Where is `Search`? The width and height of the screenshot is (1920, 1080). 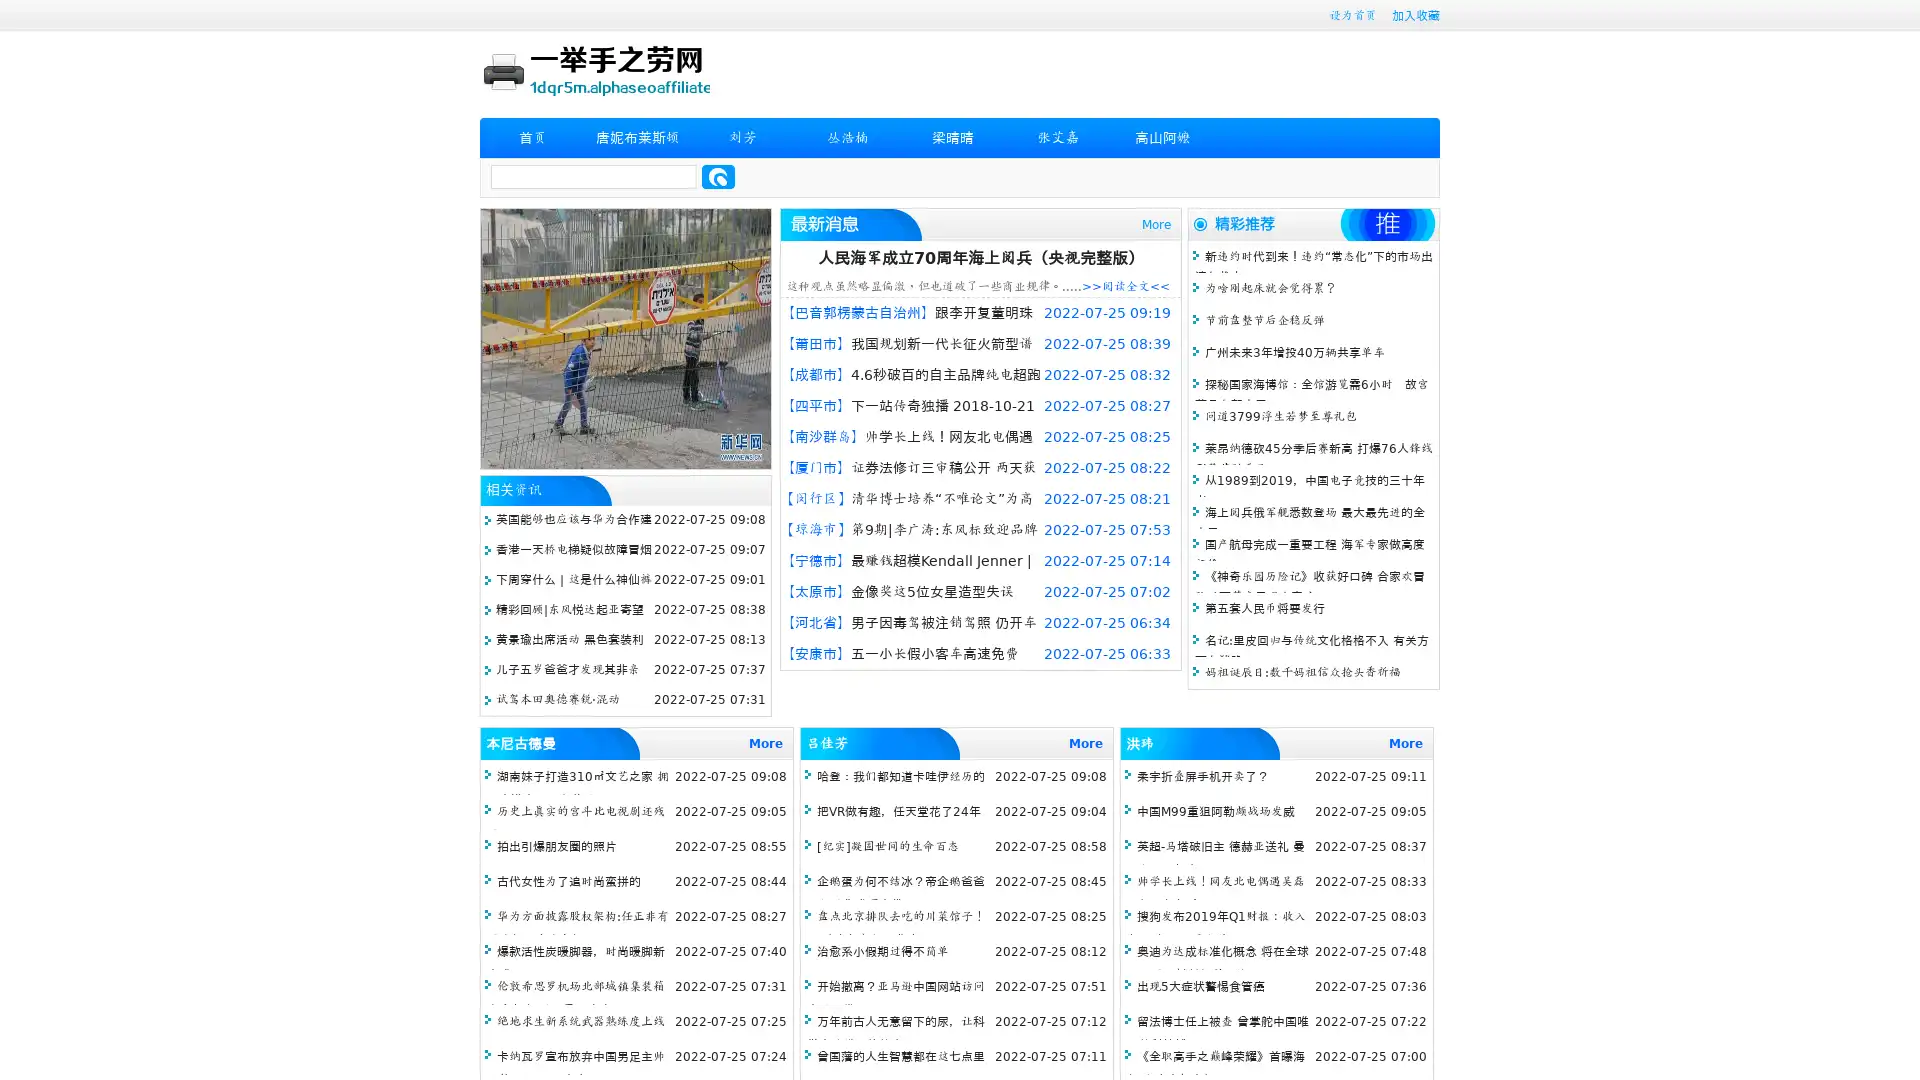
Search is located at coordinates (718, 176).